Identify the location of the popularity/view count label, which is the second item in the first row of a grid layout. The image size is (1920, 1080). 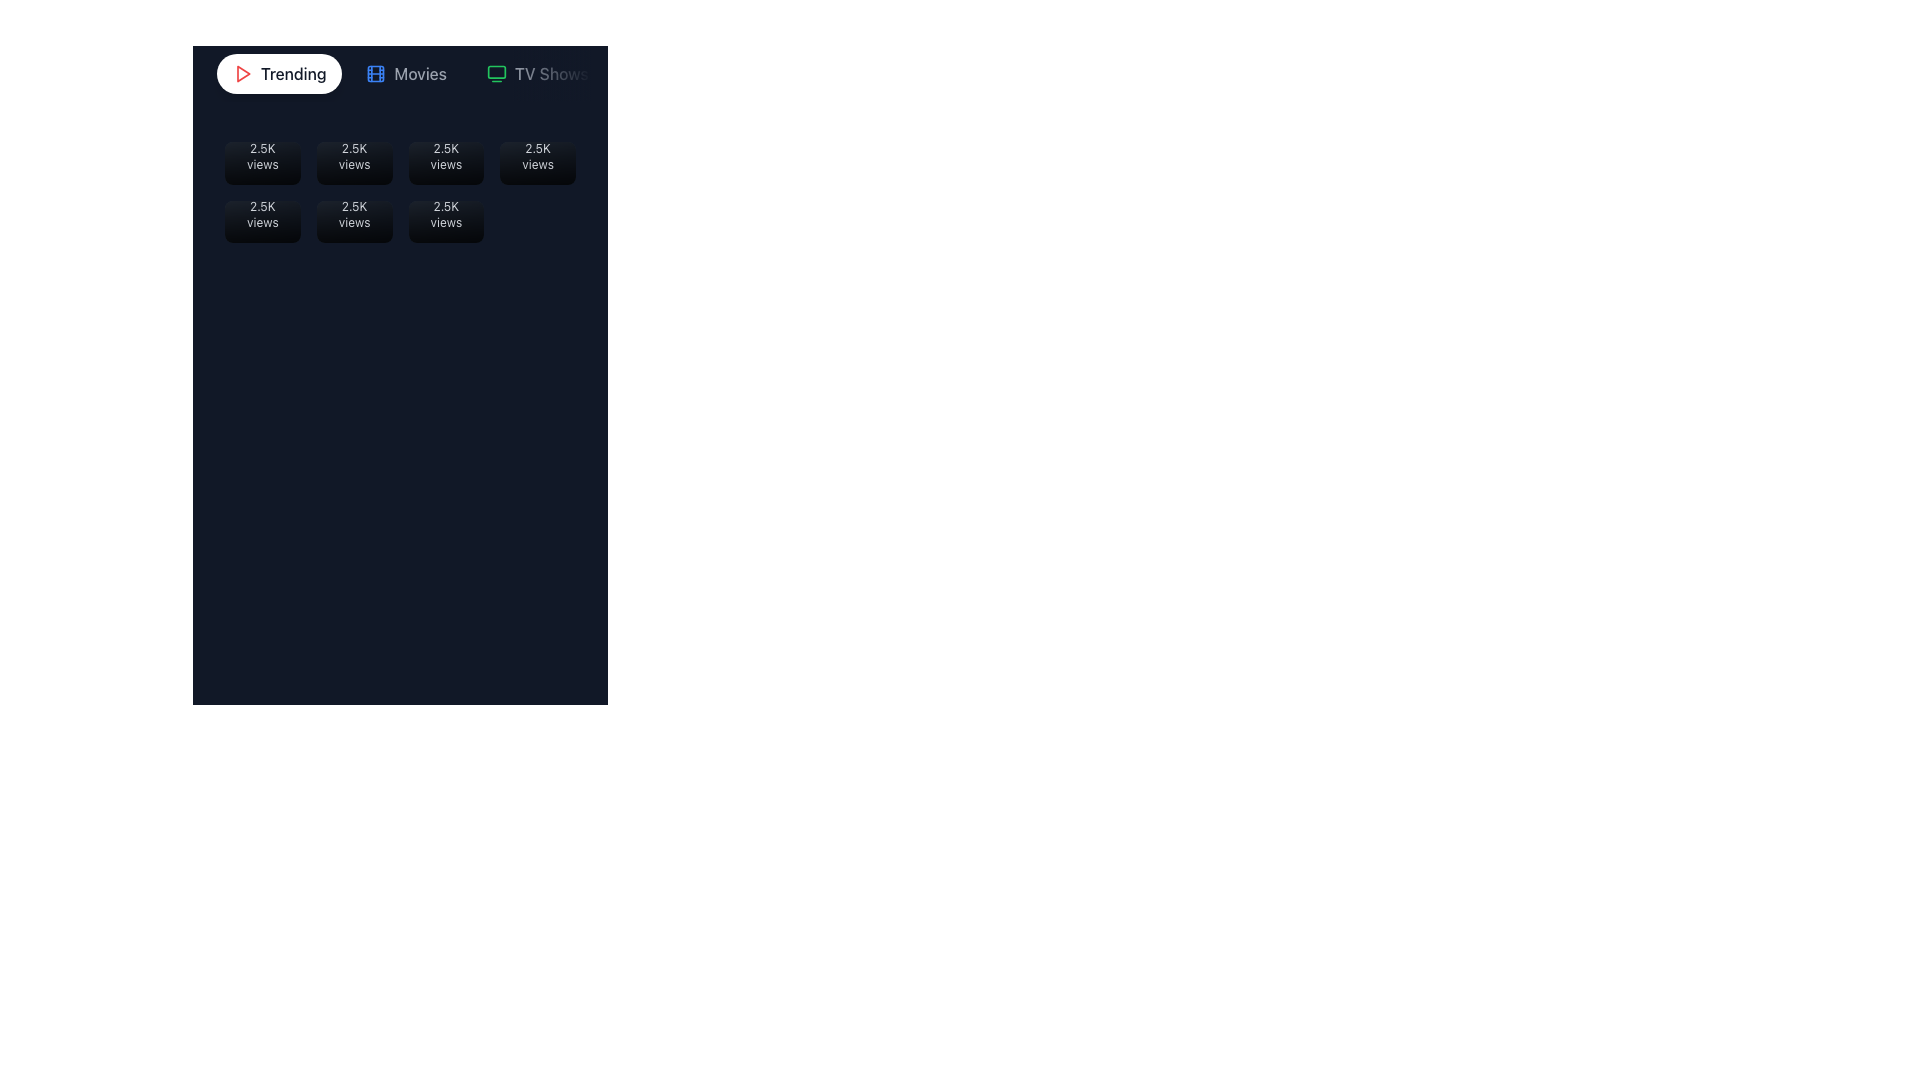
(354, 162).